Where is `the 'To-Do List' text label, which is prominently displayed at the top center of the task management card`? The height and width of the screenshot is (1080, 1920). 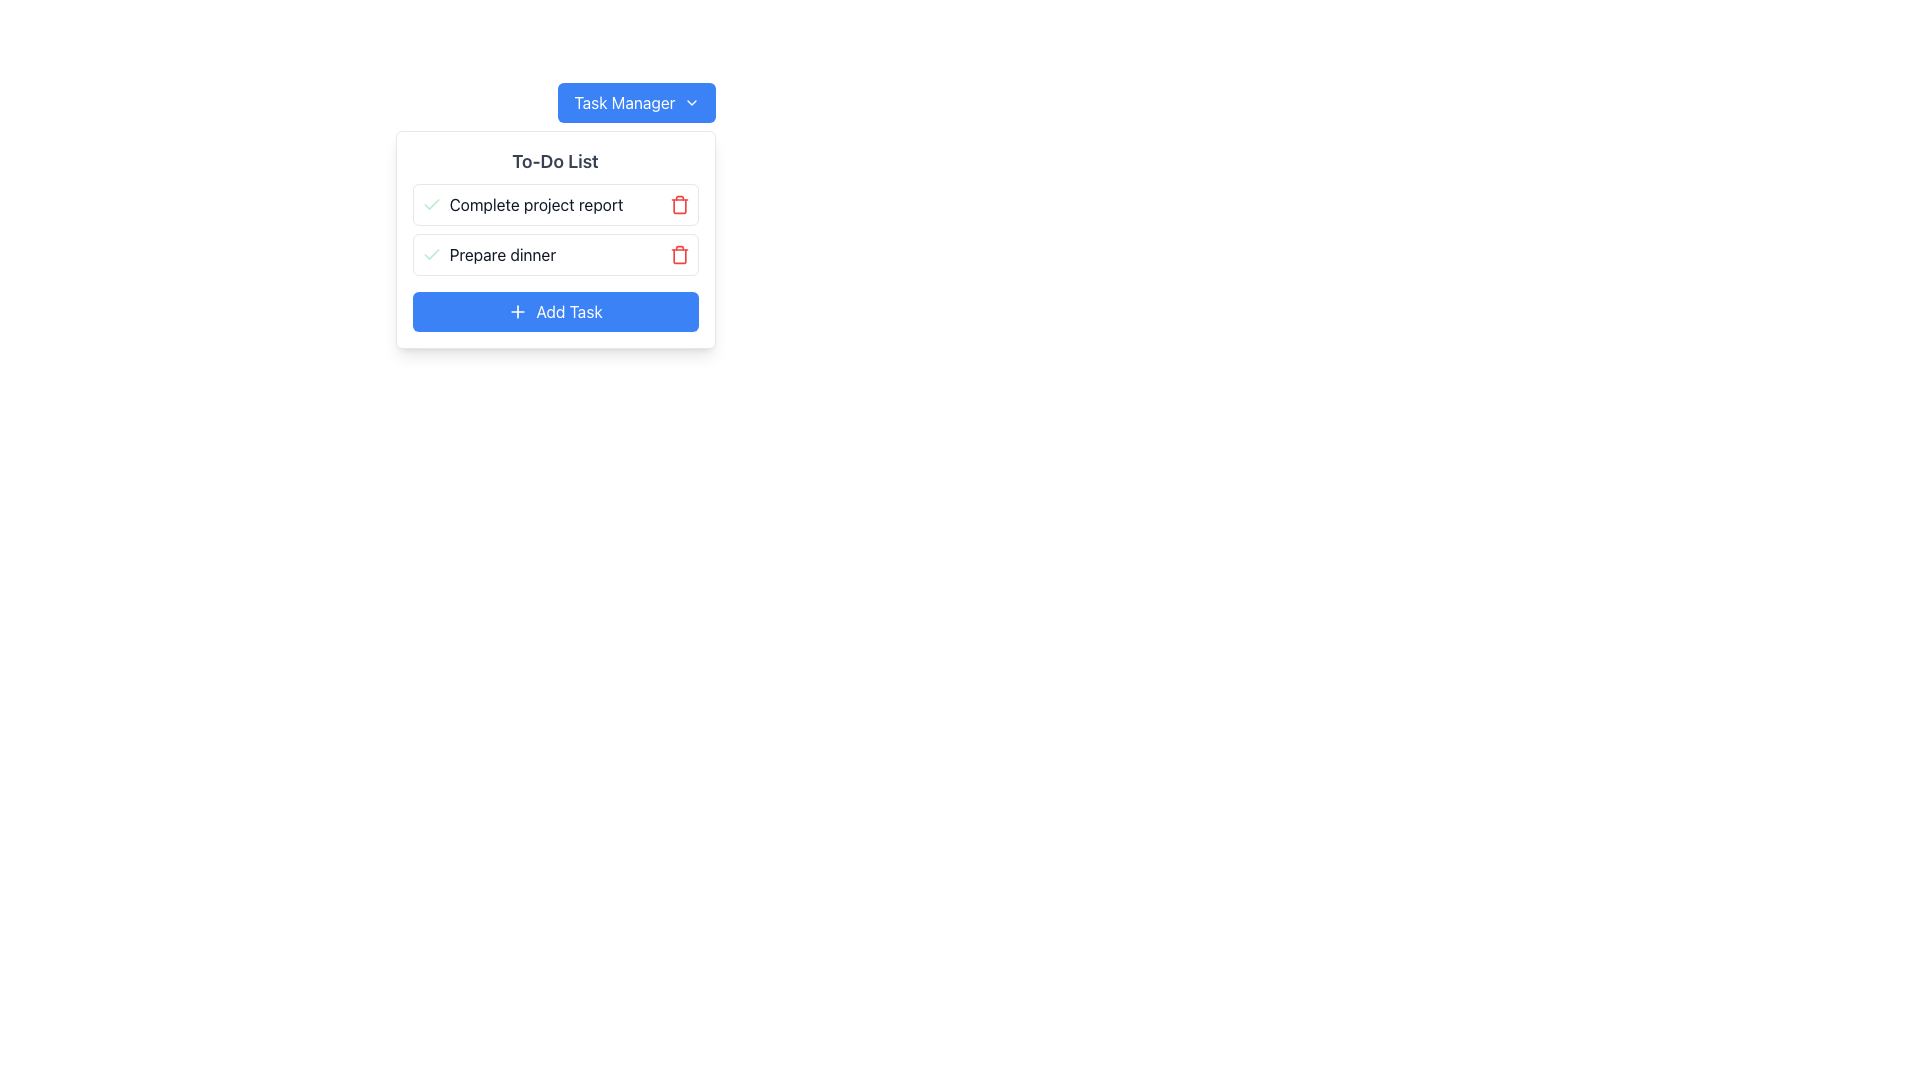
the 'To-Do List' text label, which is prominently displayed at the top center of the task management card is located at coordinates (555, 161).